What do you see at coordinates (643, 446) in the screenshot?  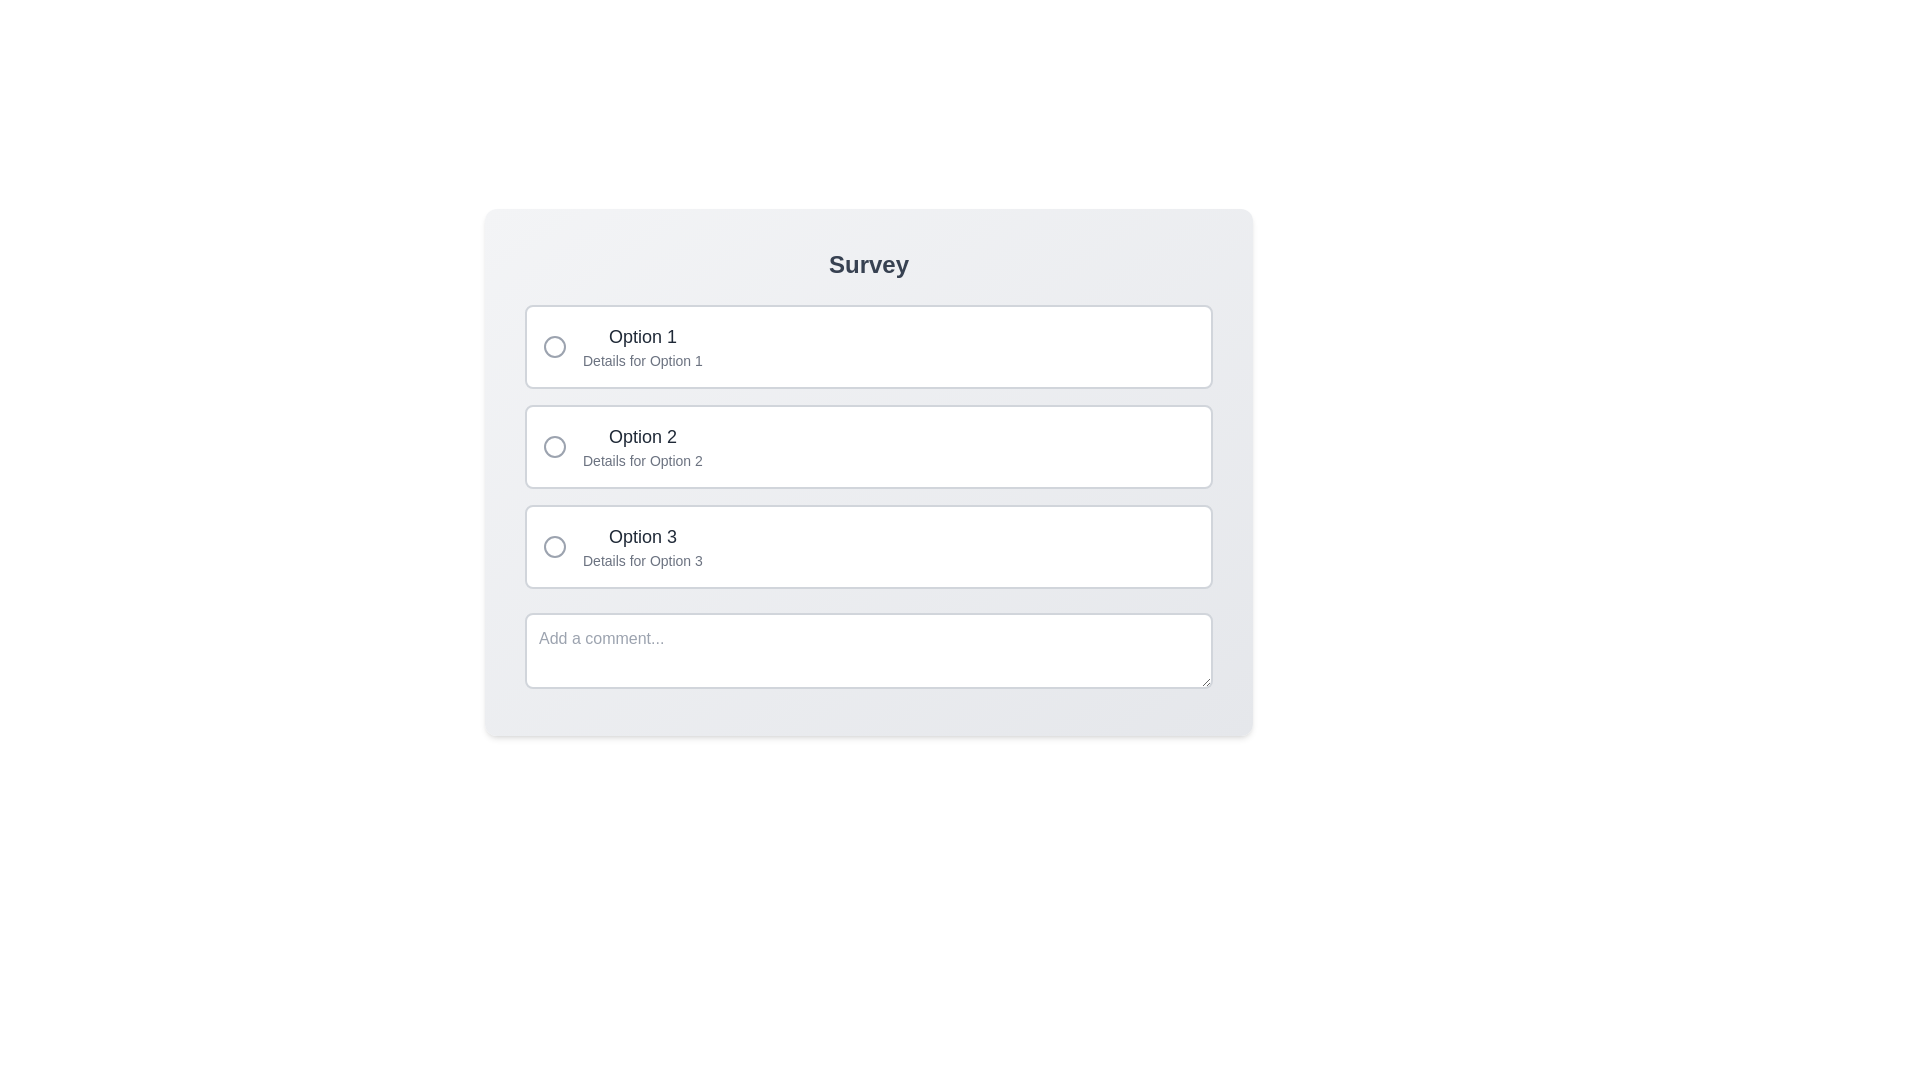 I see `text content of the Text label element that displays 'Option 2' and 'Details for Option 2', located centrally in the second row of the survey options` at bounding box center [643, 446].